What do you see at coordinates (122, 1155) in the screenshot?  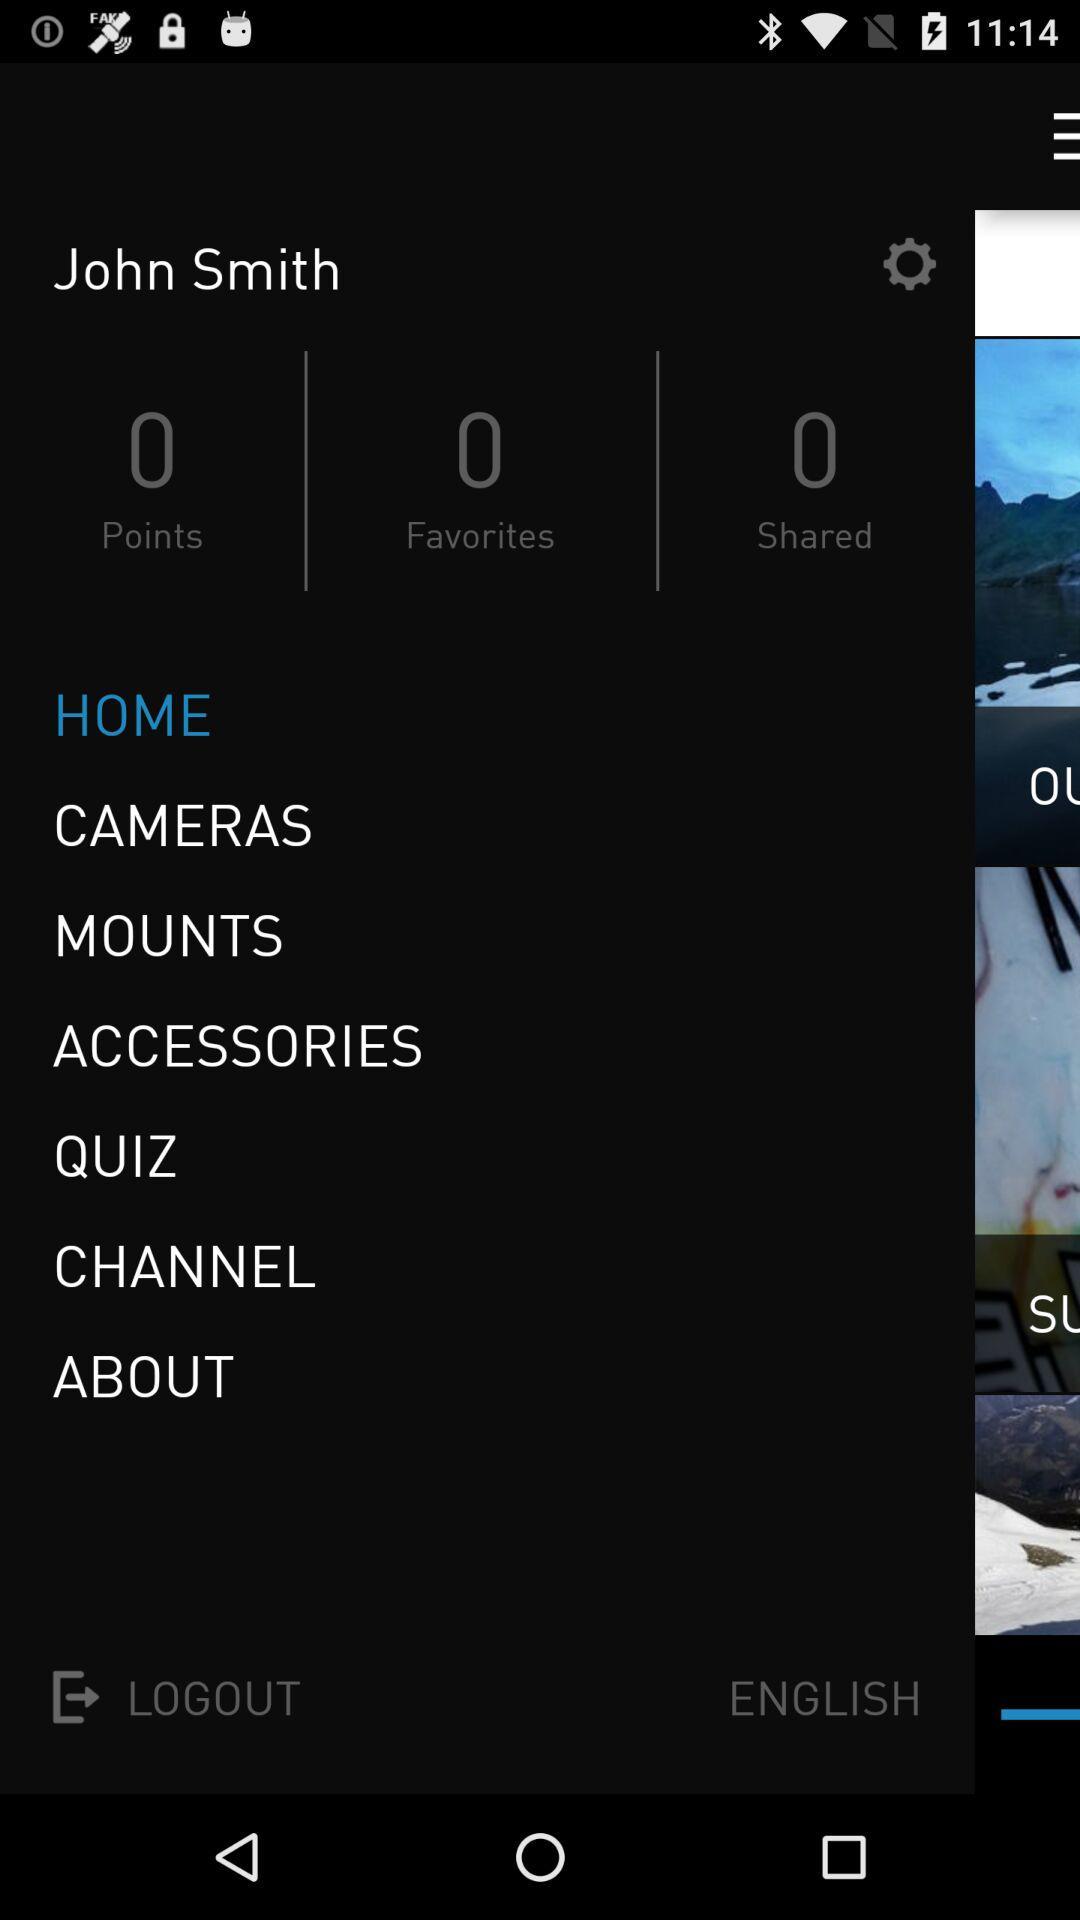 I see `quiz` at bounding box center [122, 1155].